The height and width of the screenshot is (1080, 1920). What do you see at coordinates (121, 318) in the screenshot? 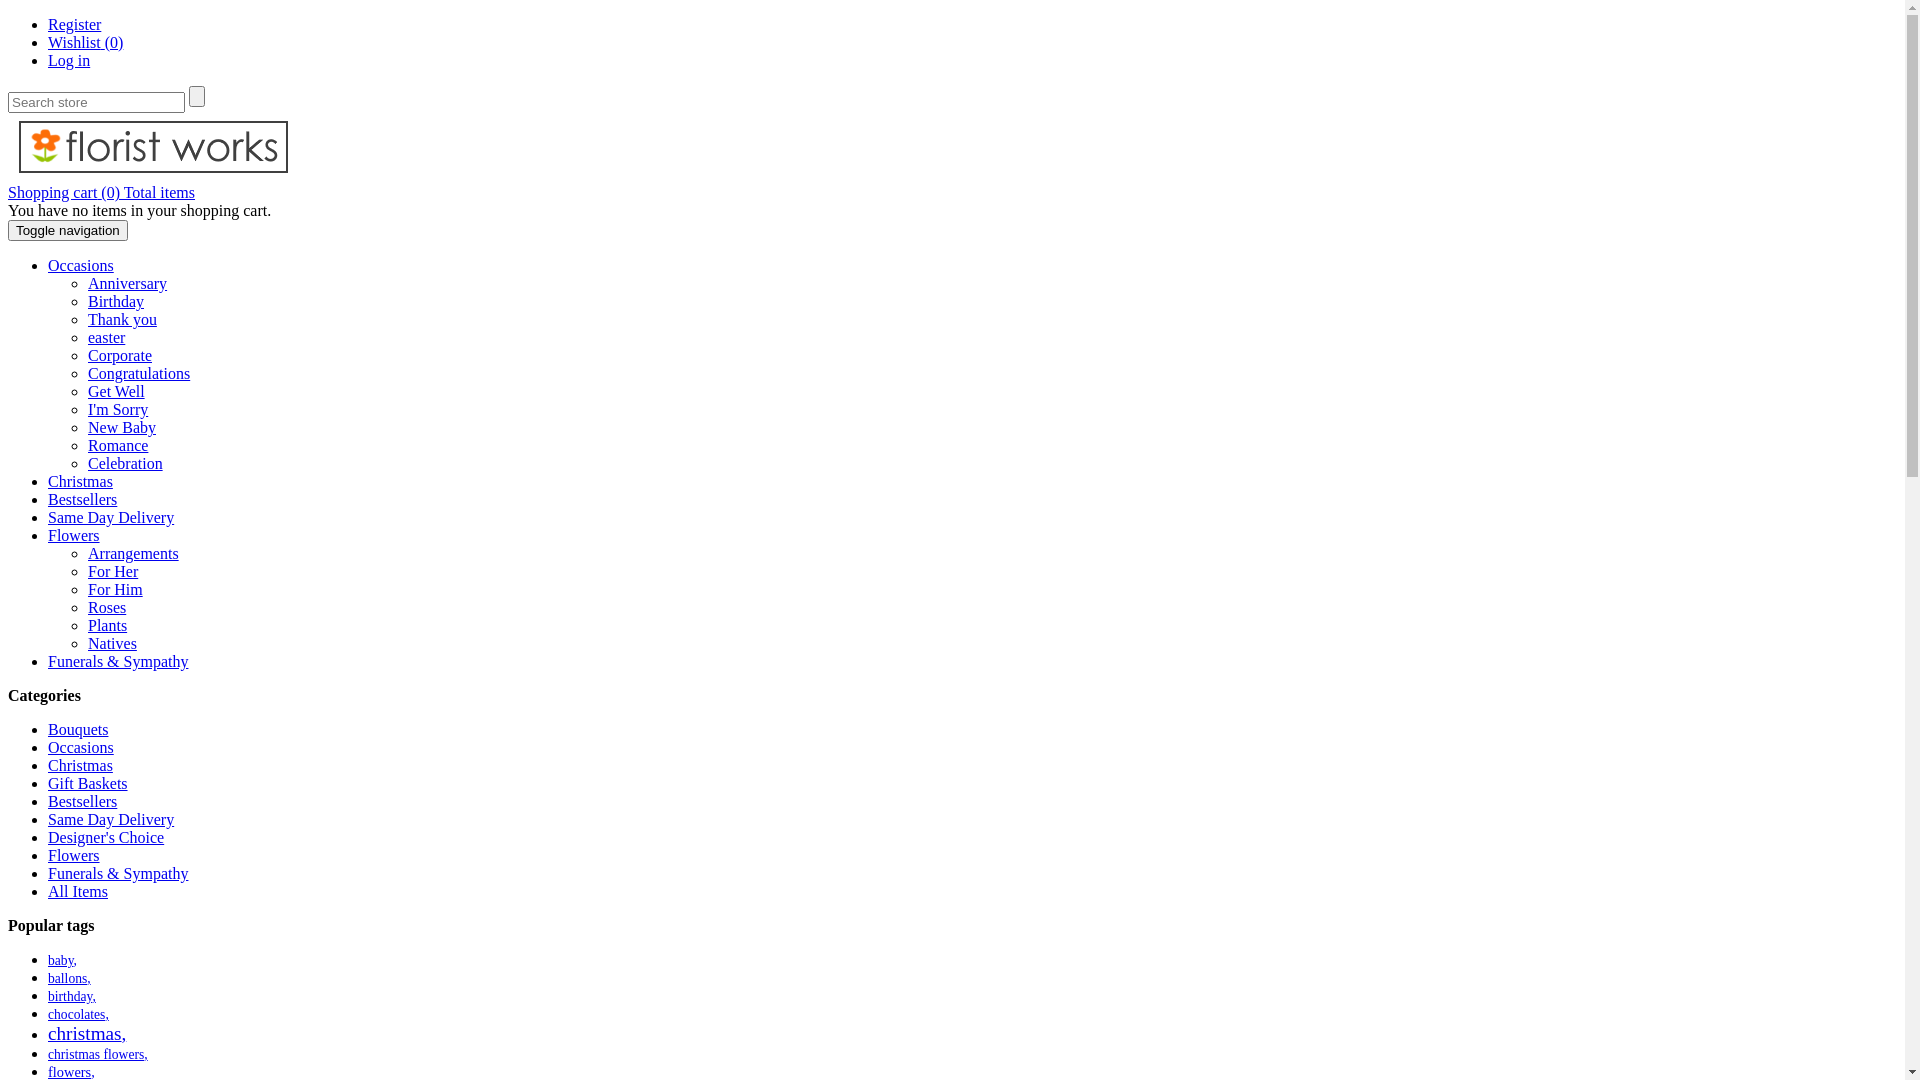
I see `'Thank you'` at bounding box center [121, 318].